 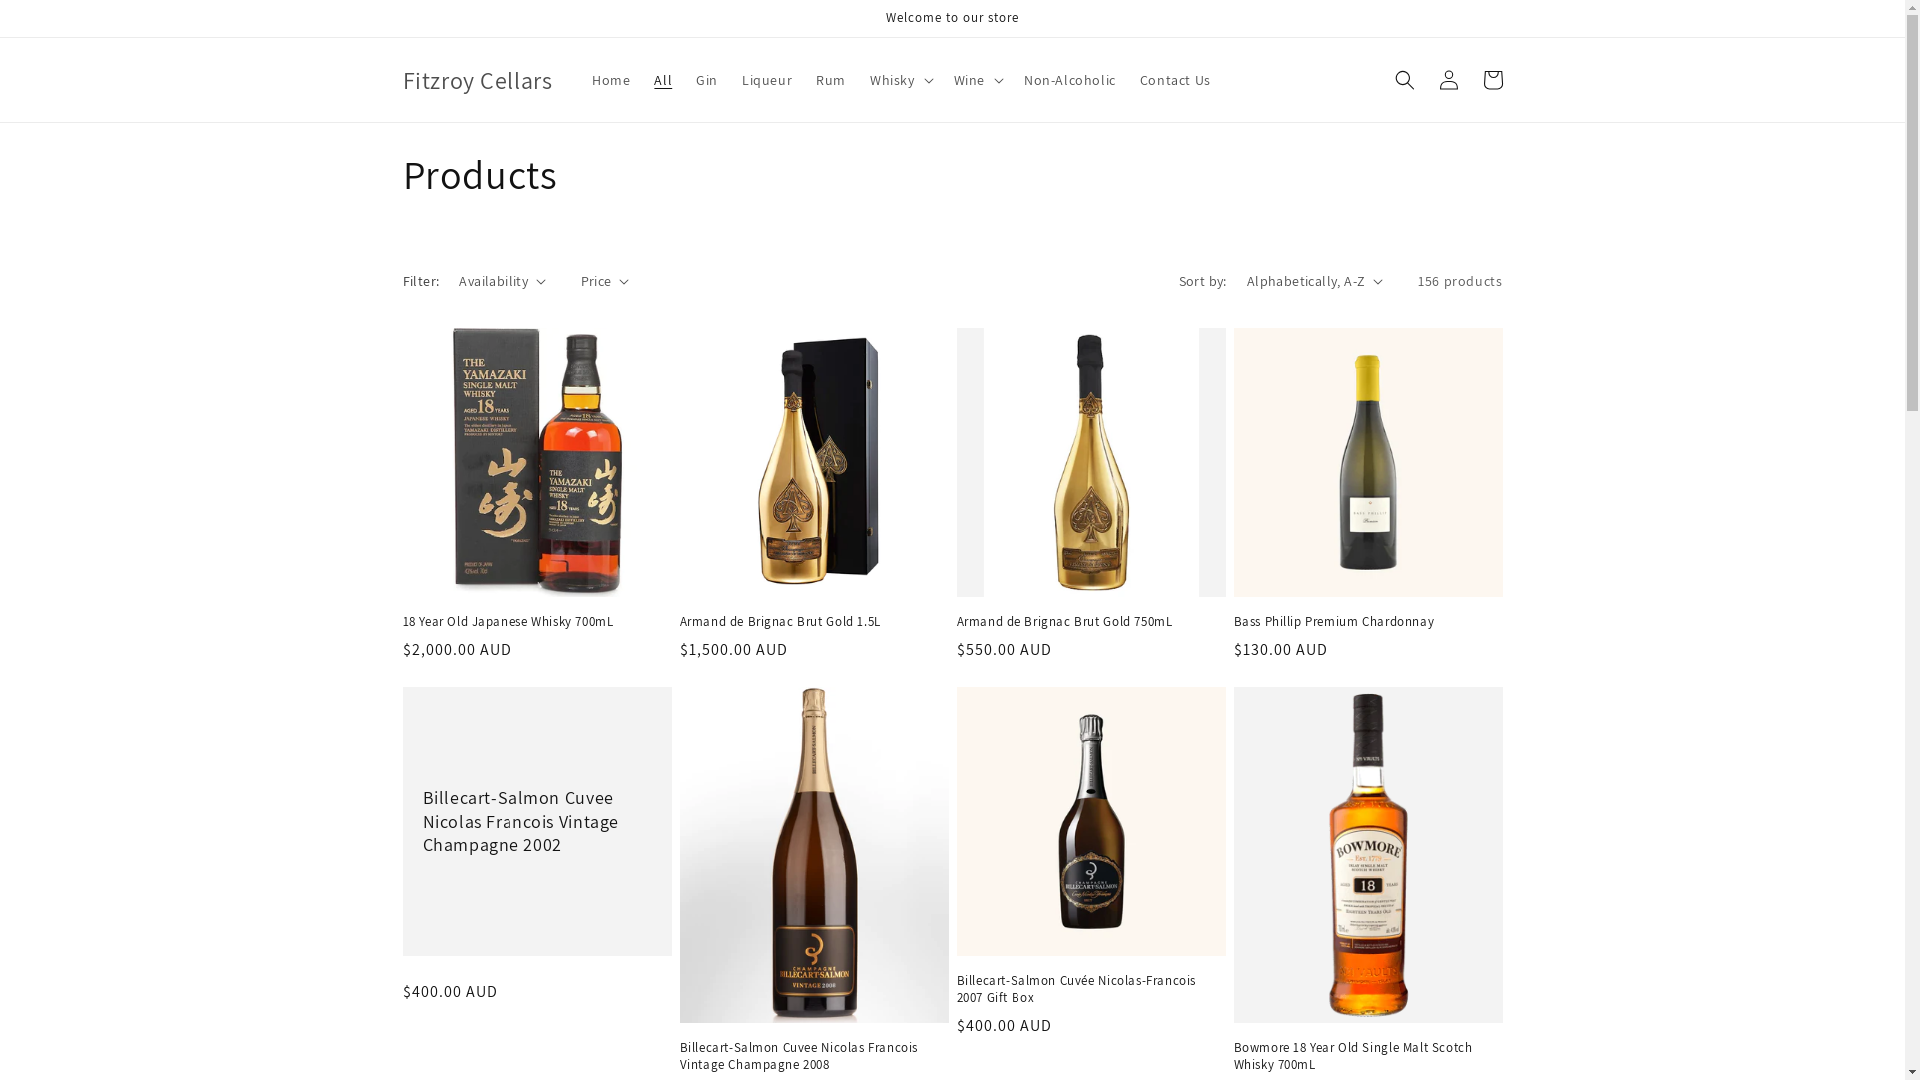 I want to click on 'Contact Us', so click(x=1175, y=79).